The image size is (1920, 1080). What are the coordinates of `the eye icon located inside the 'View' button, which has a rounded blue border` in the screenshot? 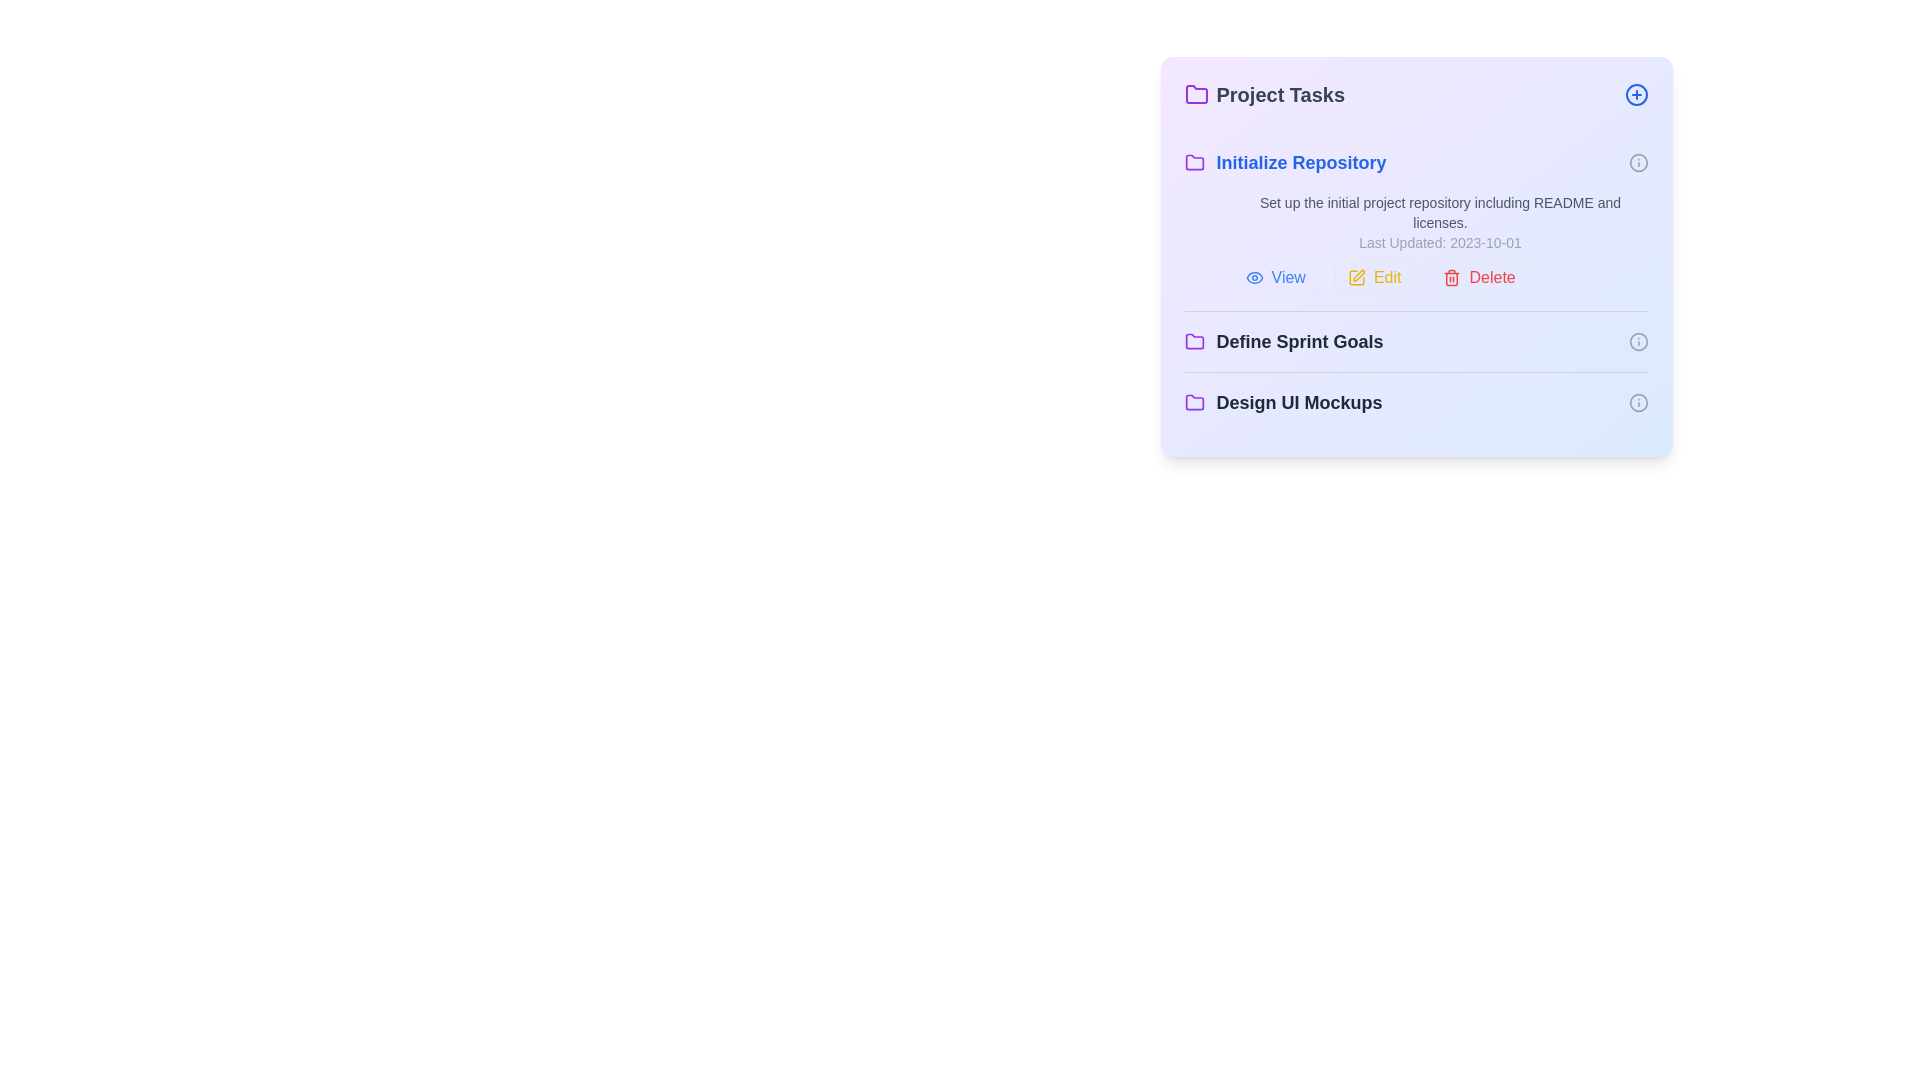 It's located at (1253, 277).